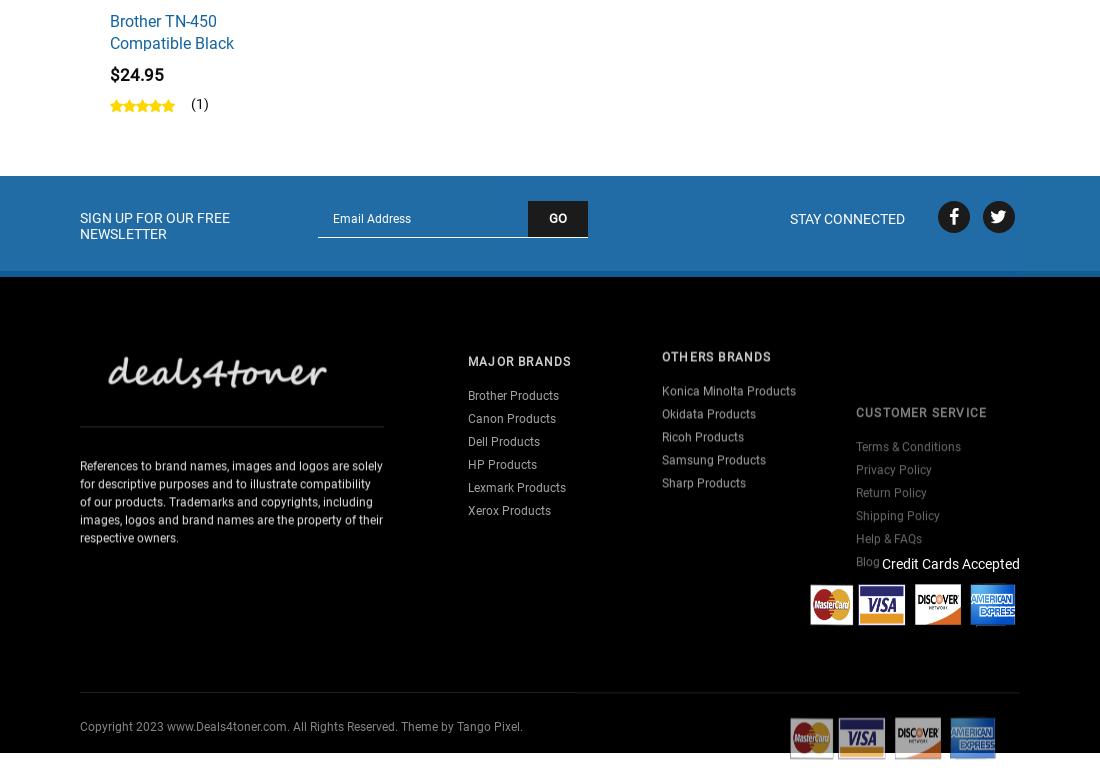 The image size is (1100, 781). What do you see at coordinates (502, 434) in the screenshot?
I see `'HP Products'` at bounding box center [502, 434].